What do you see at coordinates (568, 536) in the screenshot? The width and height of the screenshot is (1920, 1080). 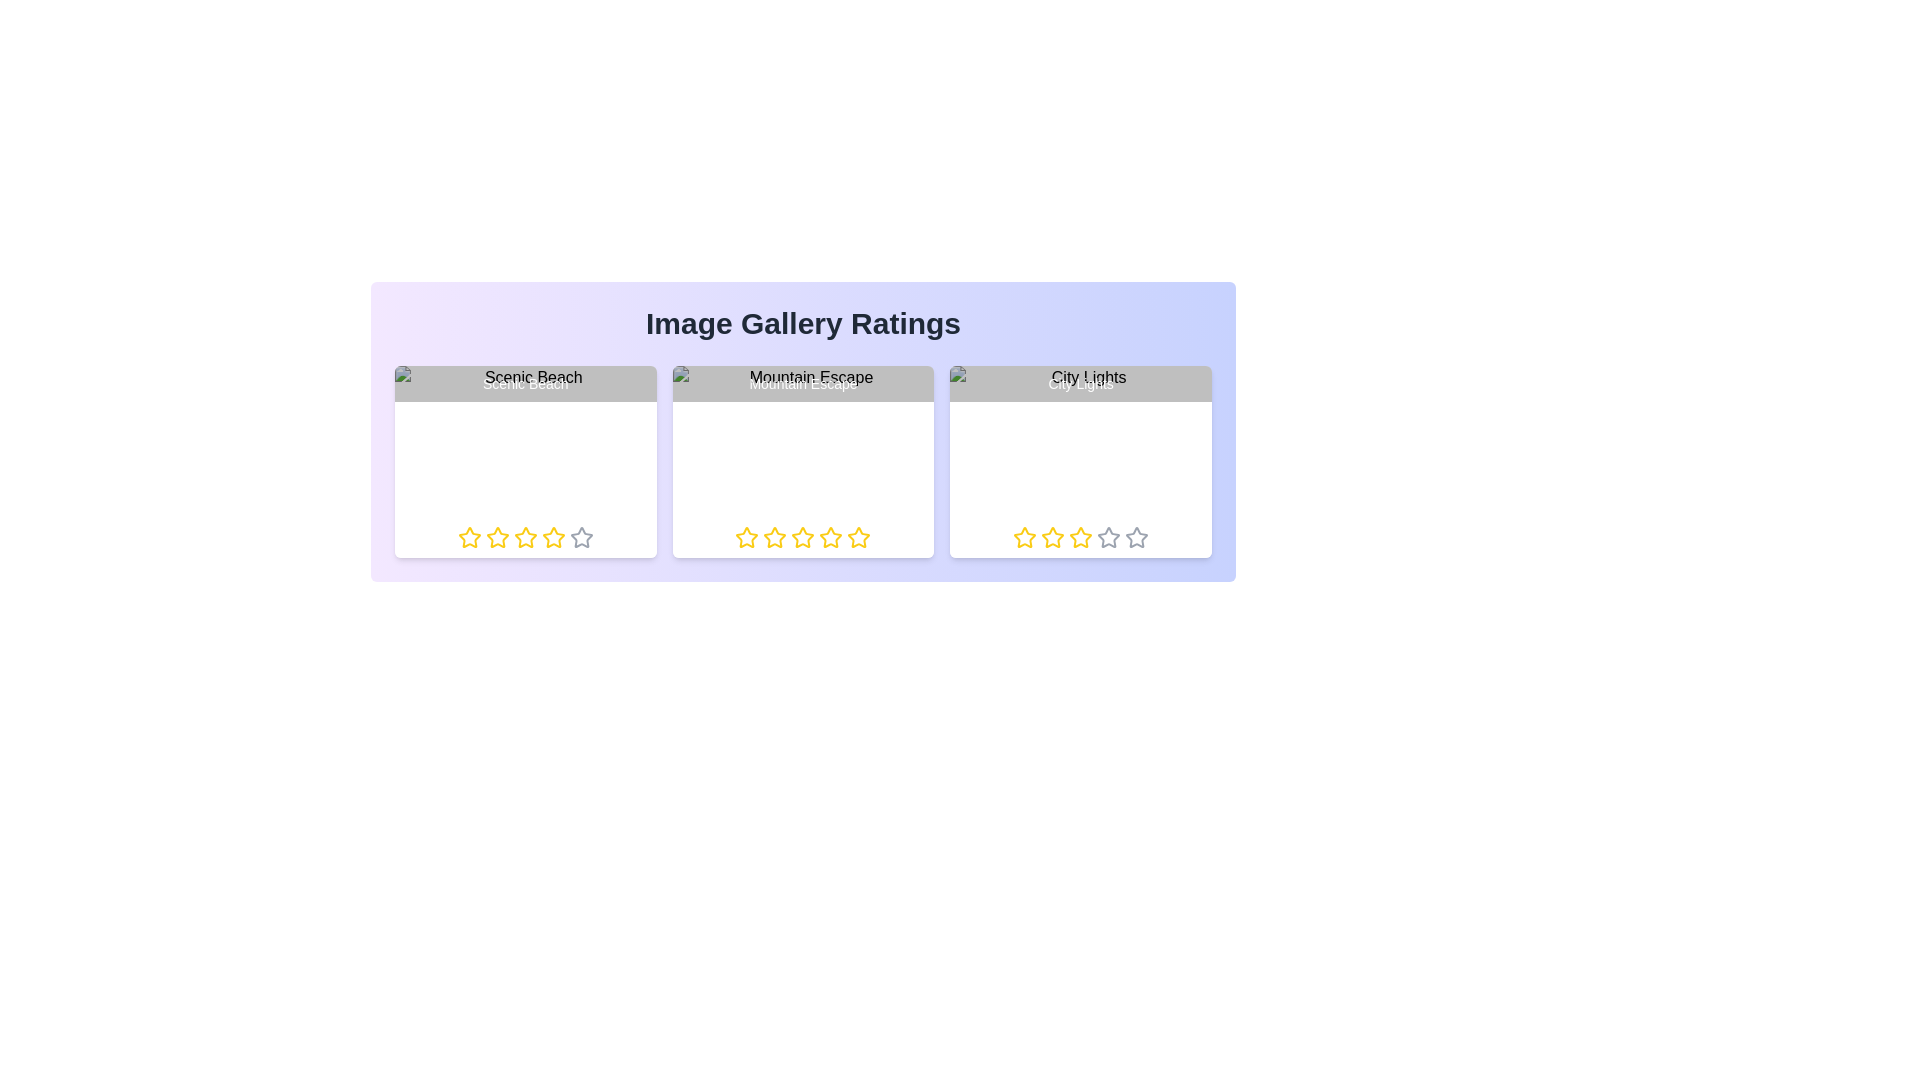 I see `the rating for the image titled 'Scenic Beach' to 5 stars` at bounding box center [568, 536].